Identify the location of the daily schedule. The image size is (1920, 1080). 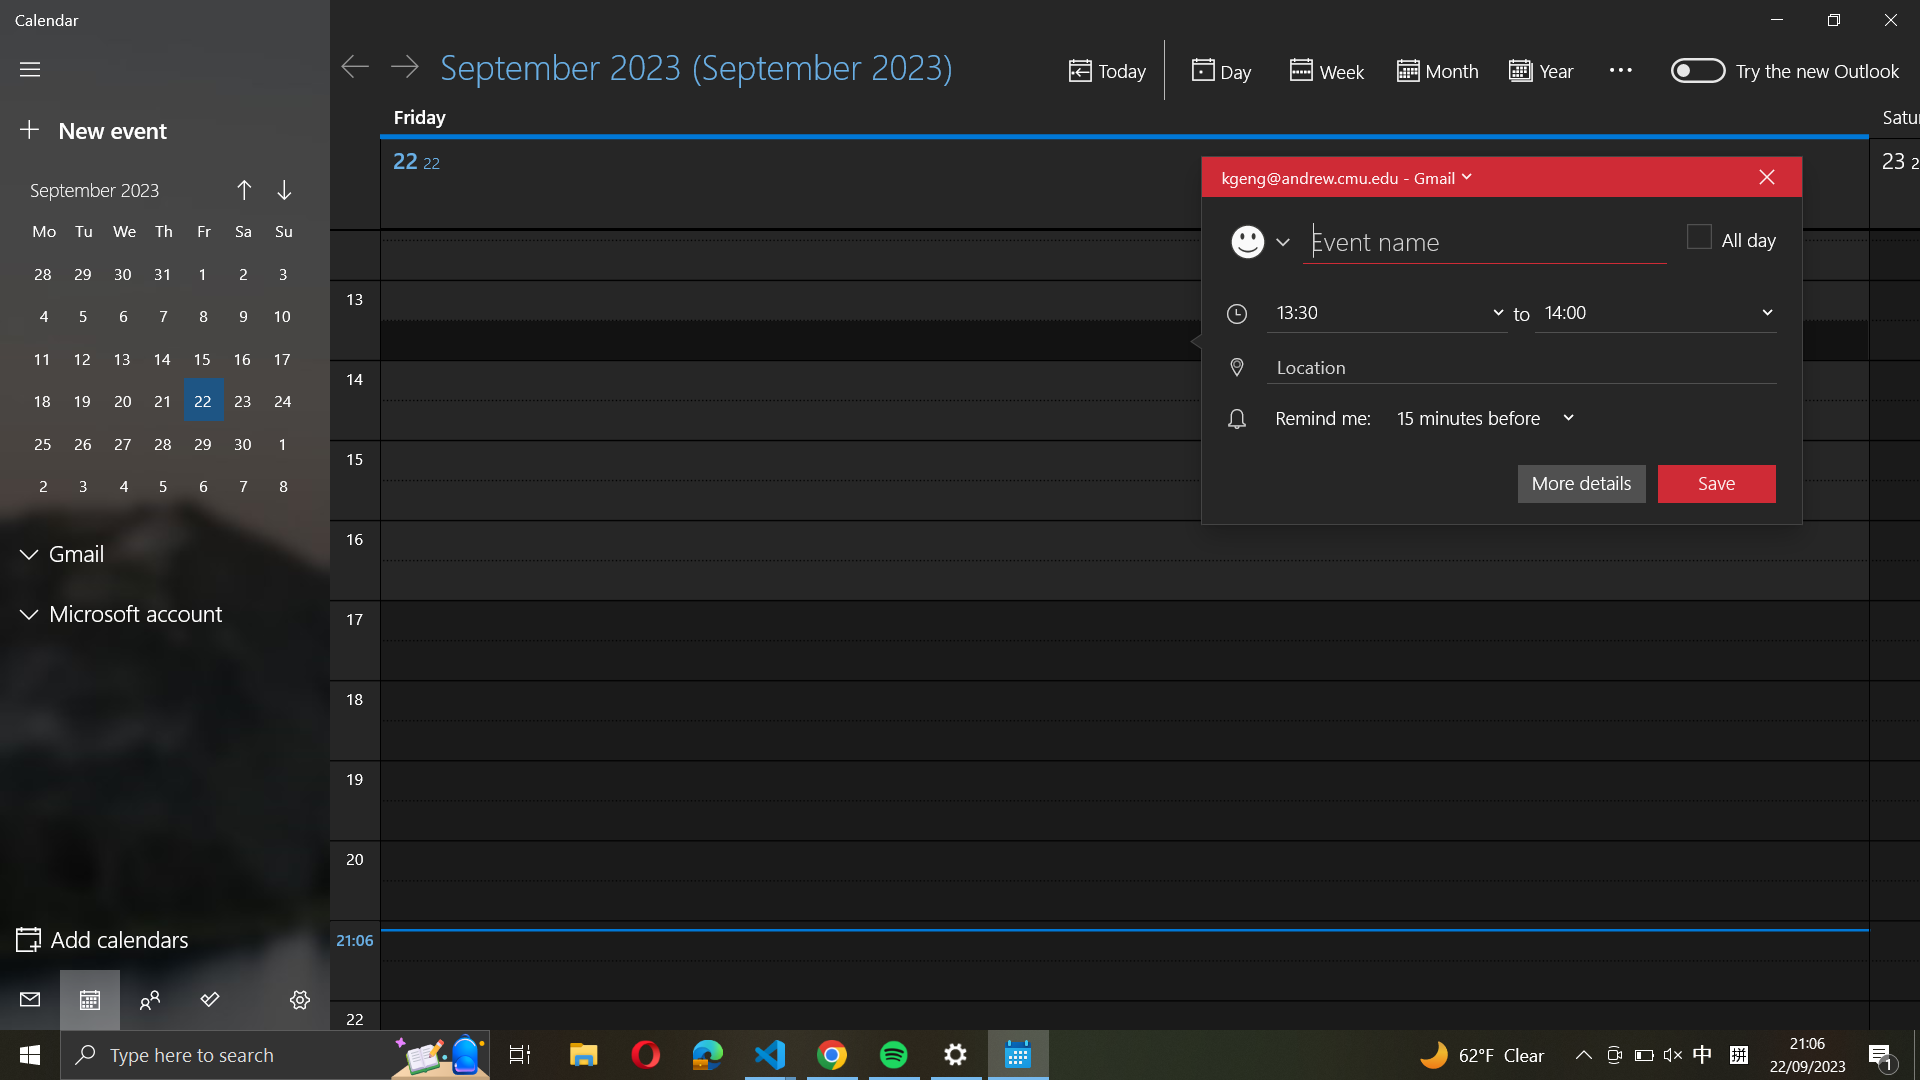
(1220, 69).